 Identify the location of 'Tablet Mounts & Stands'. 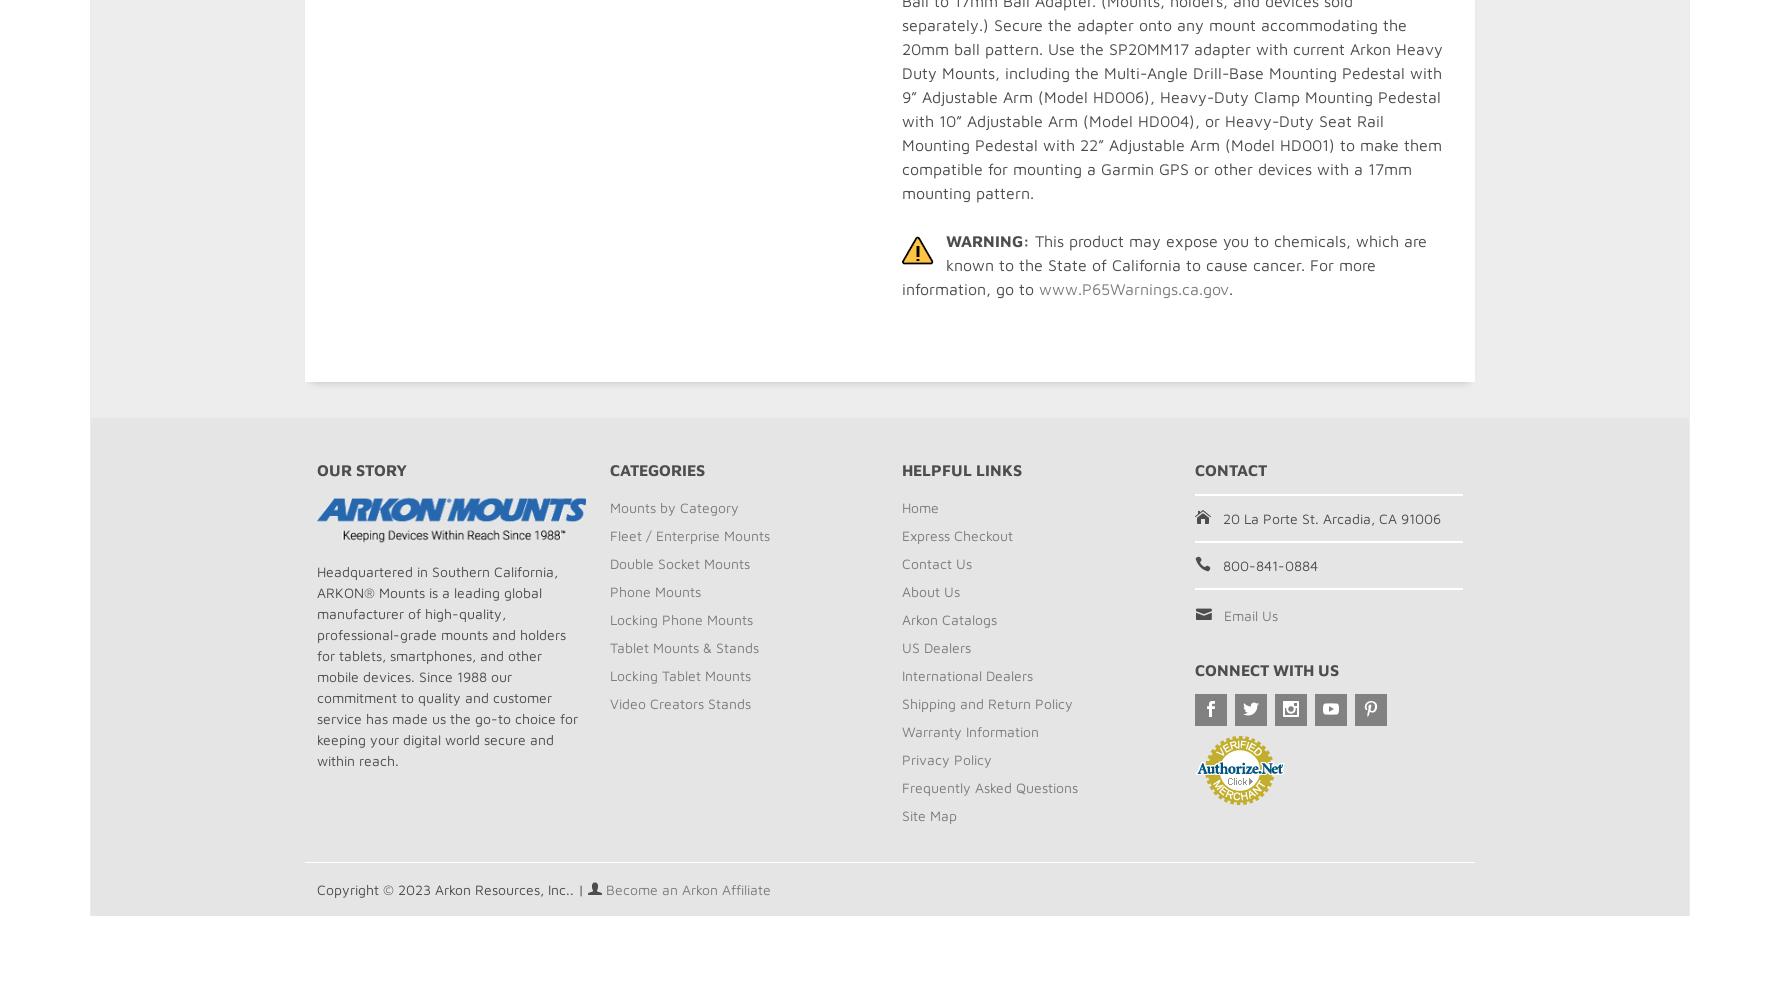
(682, 647).